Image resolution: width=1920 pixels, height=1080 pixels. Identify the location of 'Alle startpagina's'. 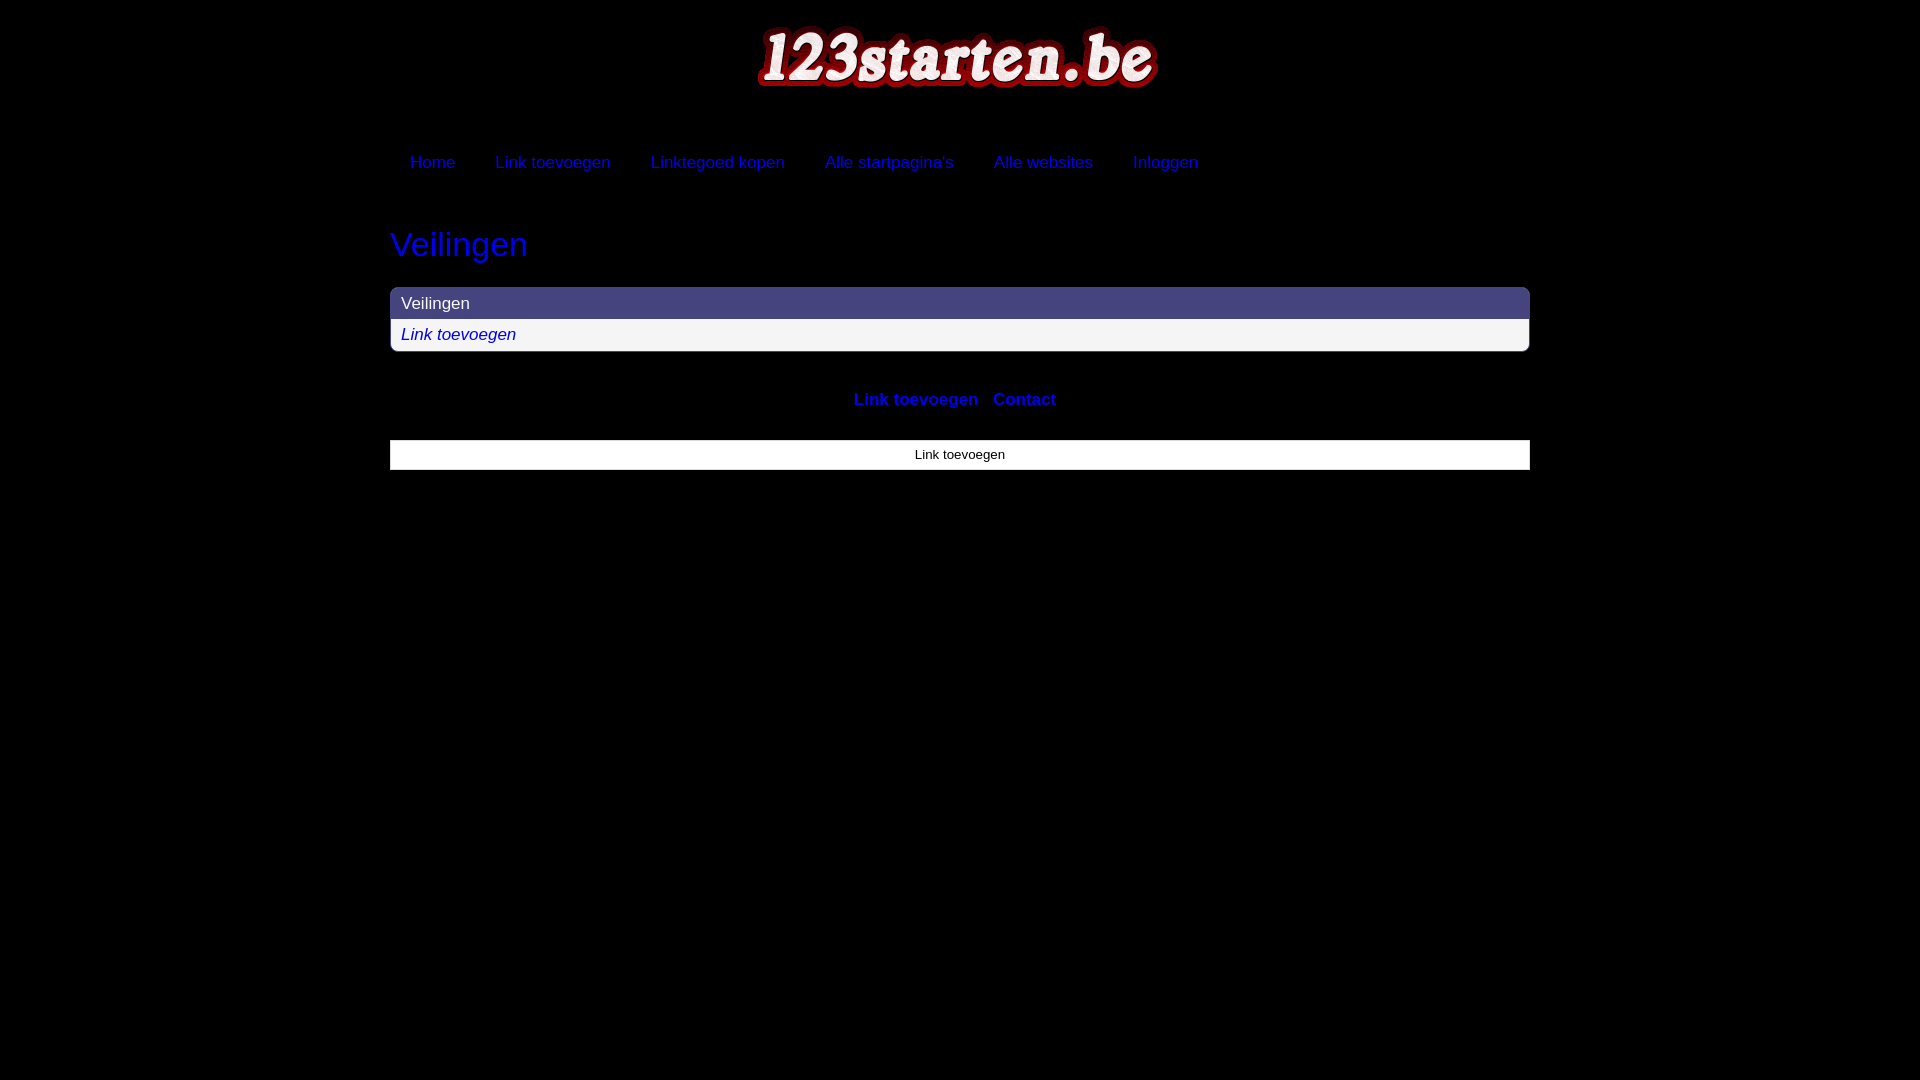
(888, 161).